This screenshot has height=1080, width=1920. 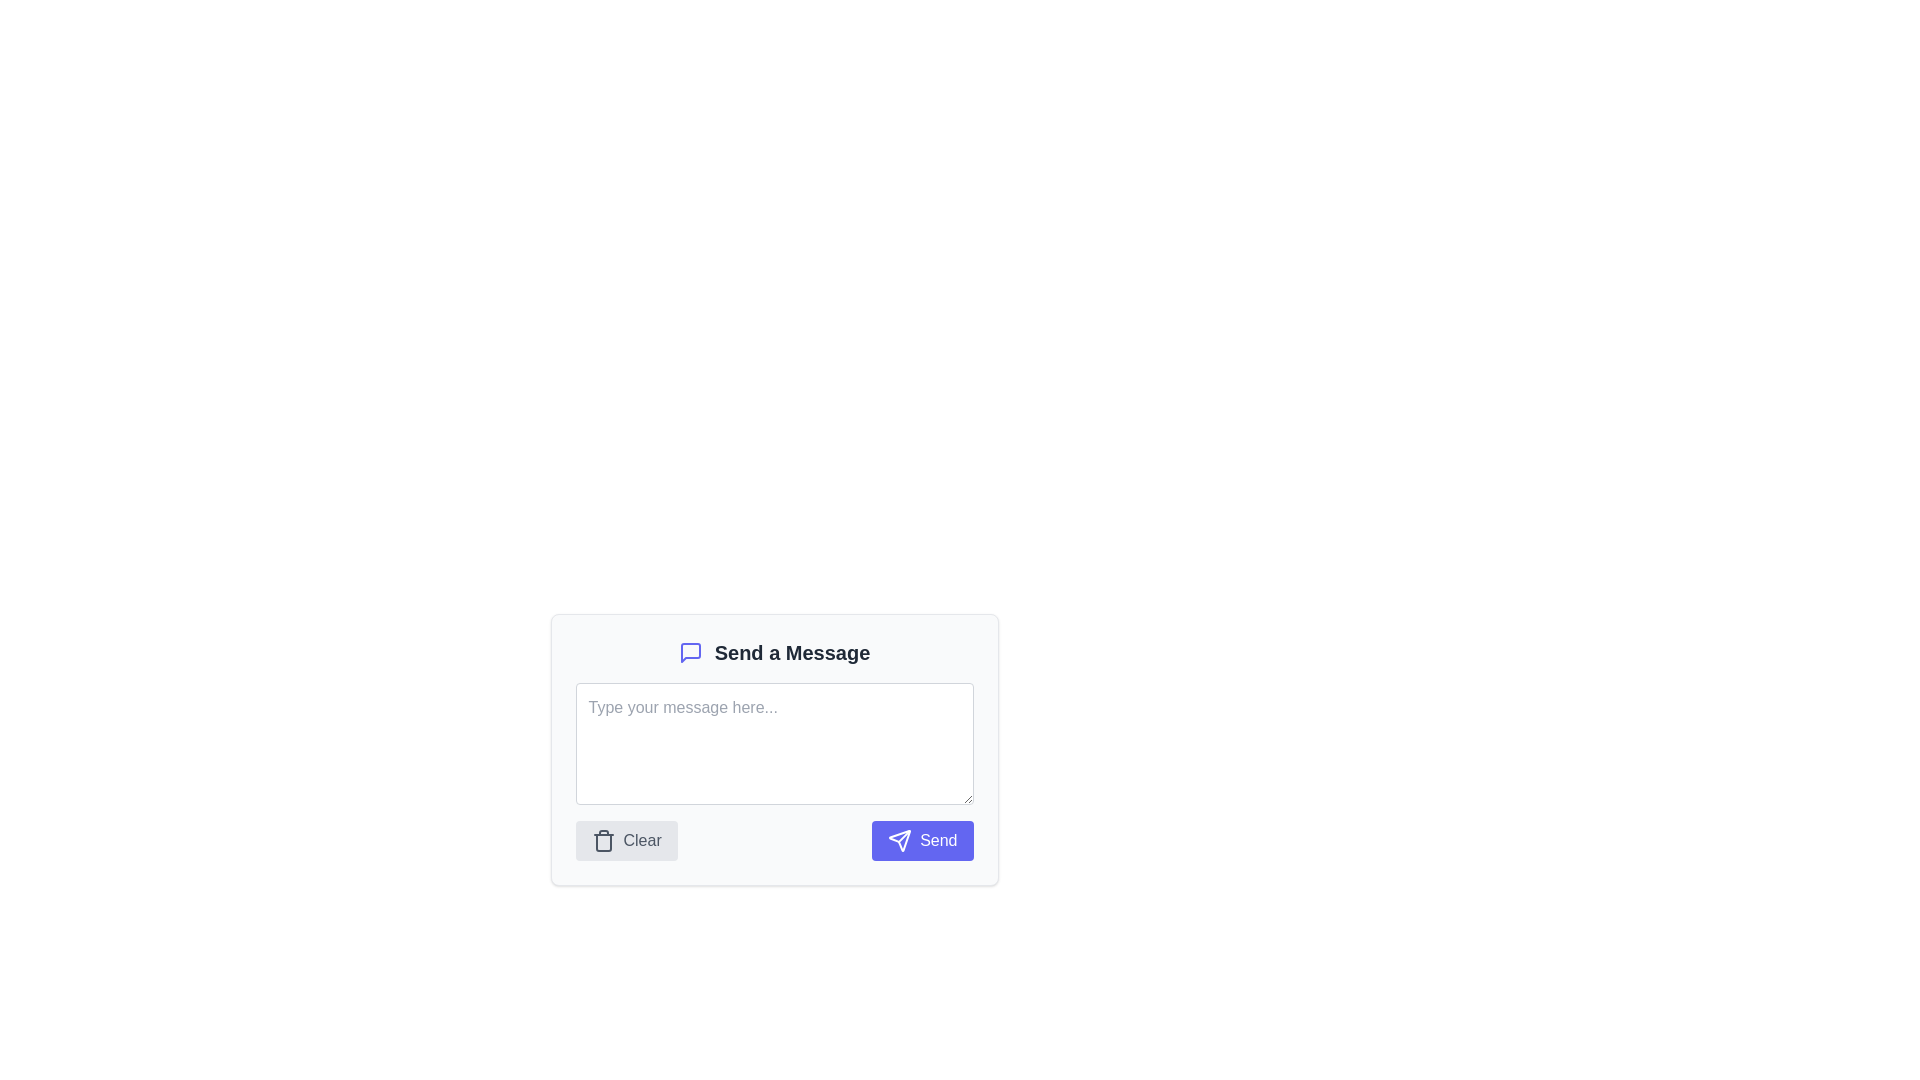 I want to click on the chat message bubble icon located in the top-left corner of the messaging input box, which has a rounded rectangular shape with a tail, so click(x=690, y=652).